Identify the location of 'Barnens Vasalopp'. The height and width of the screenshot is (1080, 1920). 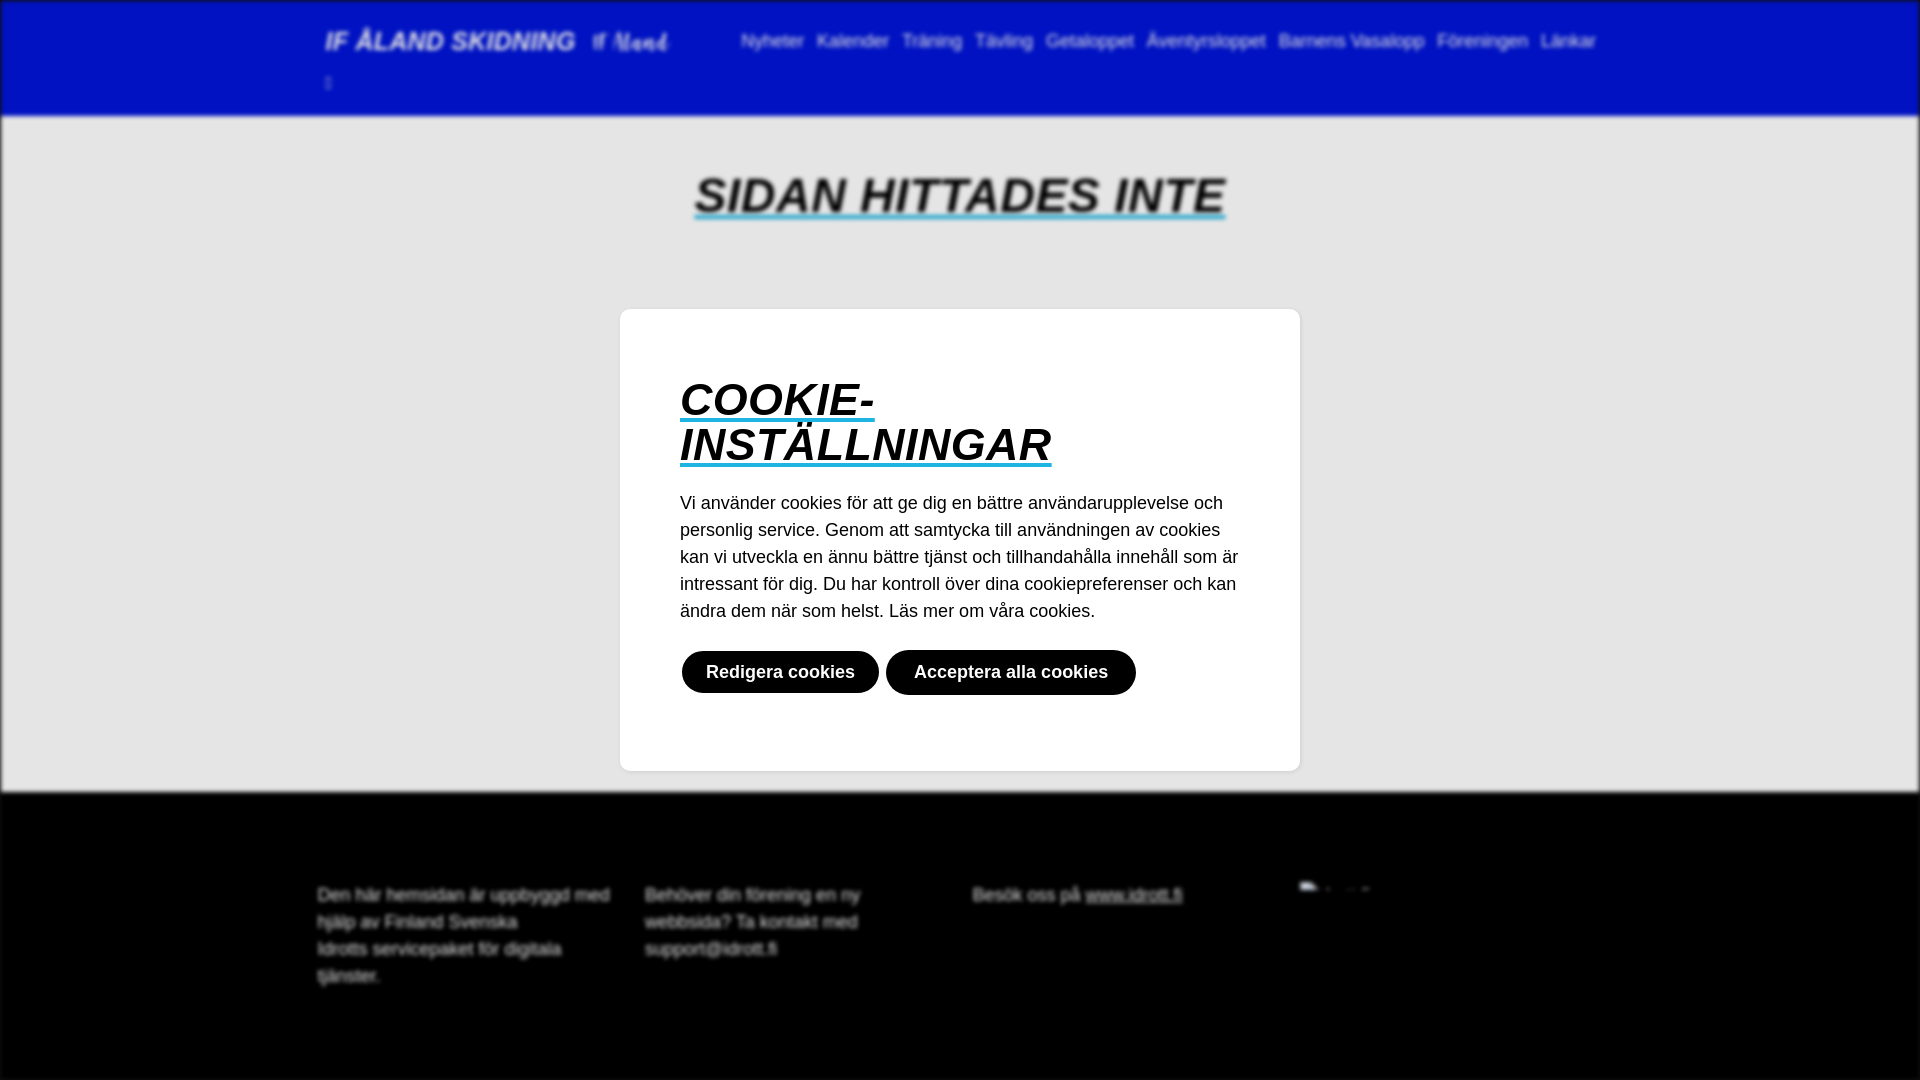
(1351, 41).